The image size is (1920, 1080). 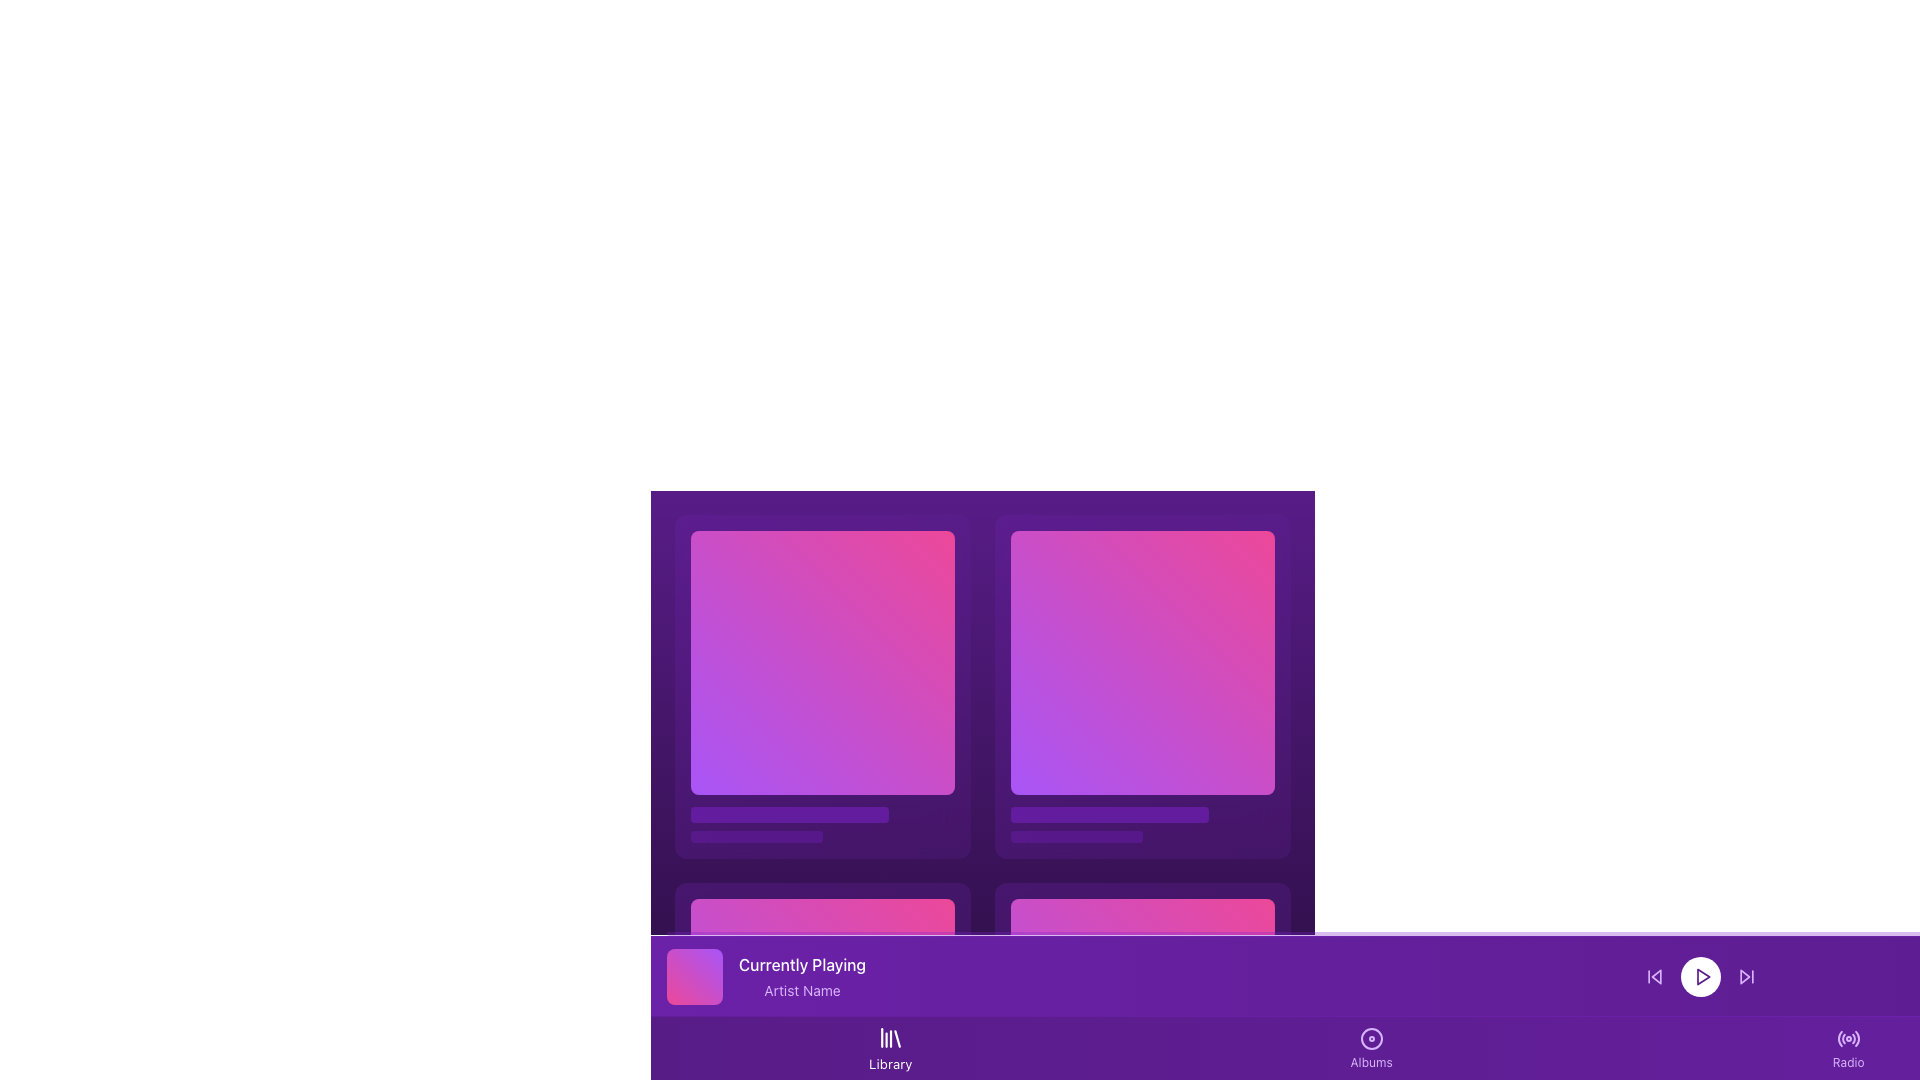 I want to click on the progress bar, which is a thin, horizontal, rounded bar with a partially transparent purple color, located at the bottom of the top-right content section, so click(x=1108, y=814).